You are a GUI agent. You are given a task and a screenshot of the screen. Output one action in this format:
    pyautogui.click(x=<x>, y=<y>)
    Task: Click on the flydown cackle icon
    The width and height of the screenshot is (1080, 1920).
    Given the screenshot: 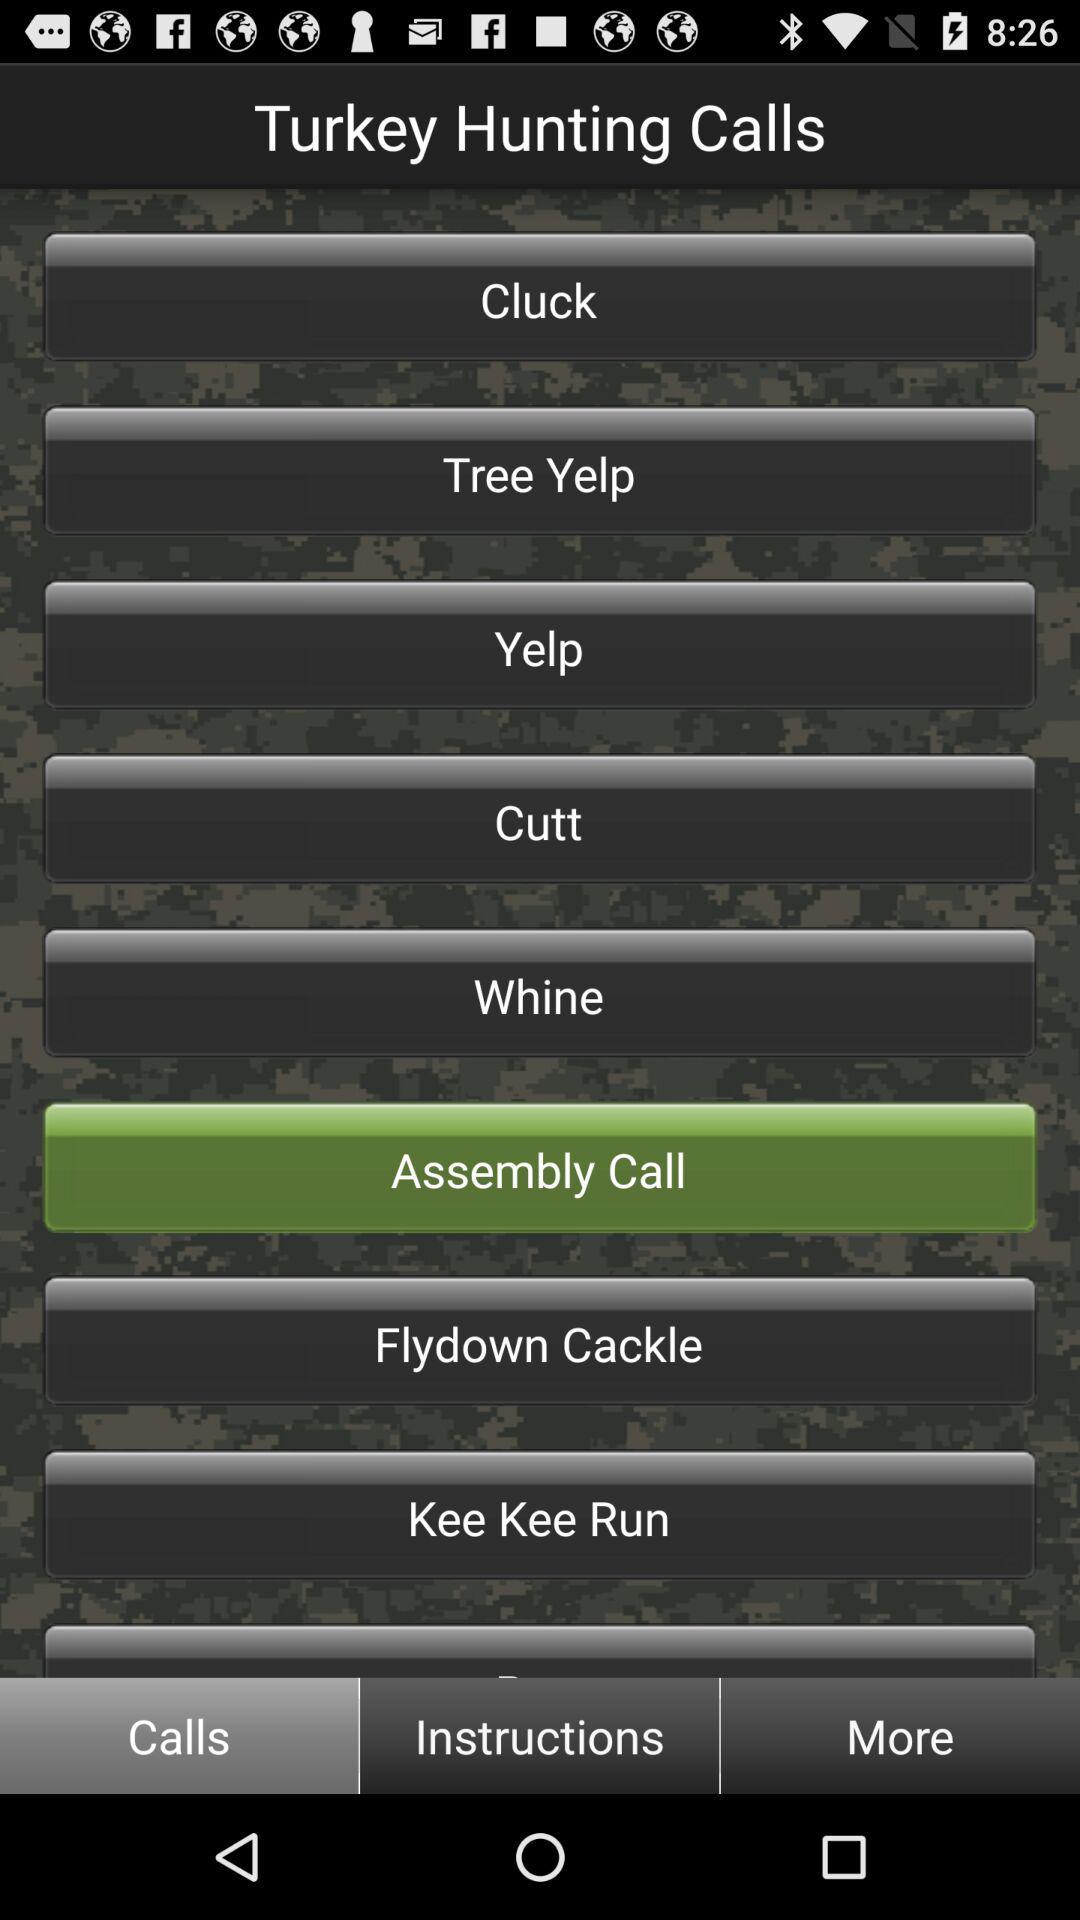 What is the action you would take?
    pyautogui.click(x=540, y=1340)
    